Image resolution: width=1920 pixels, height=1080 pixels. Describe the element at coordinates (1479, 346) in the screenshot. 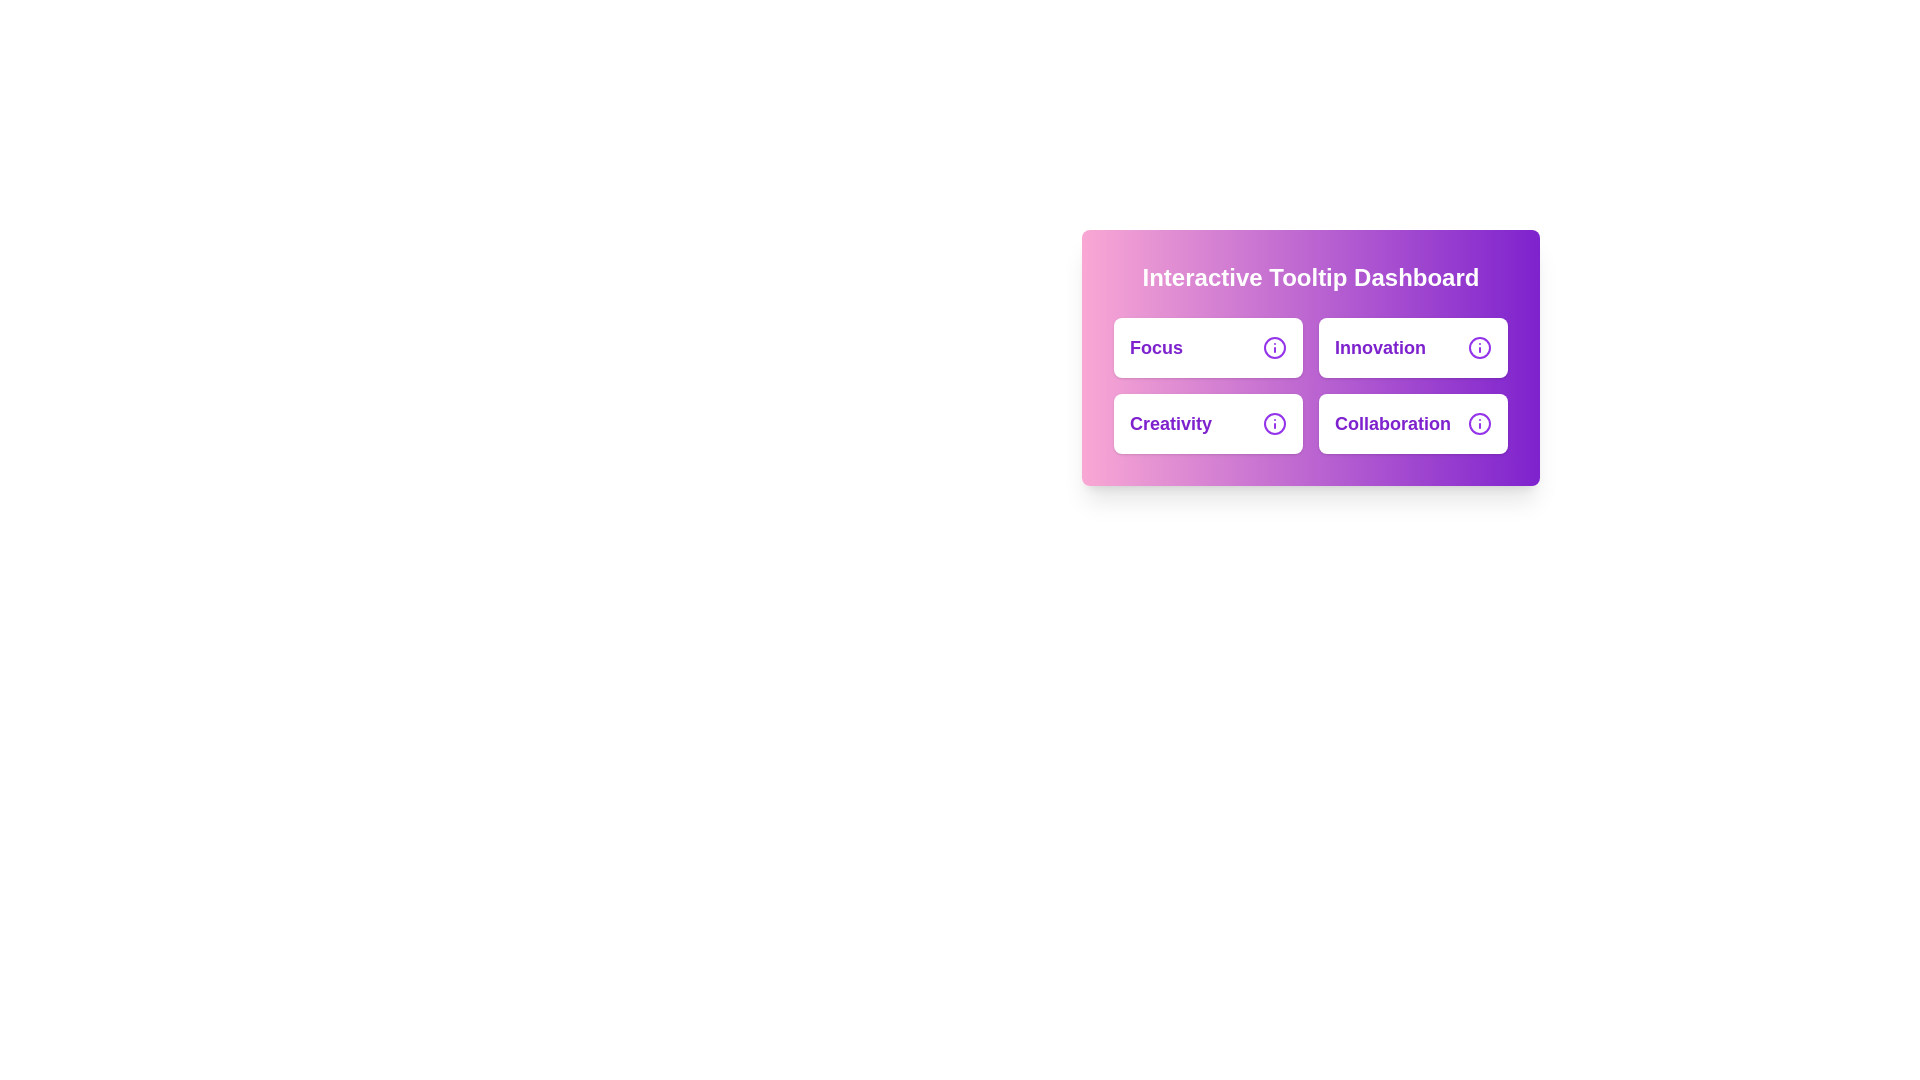

I see `the 'info' icon which is a circular shape with a purple stroke and white fill located in the top-right corner of the 'Innovation' labeled card` at that location.